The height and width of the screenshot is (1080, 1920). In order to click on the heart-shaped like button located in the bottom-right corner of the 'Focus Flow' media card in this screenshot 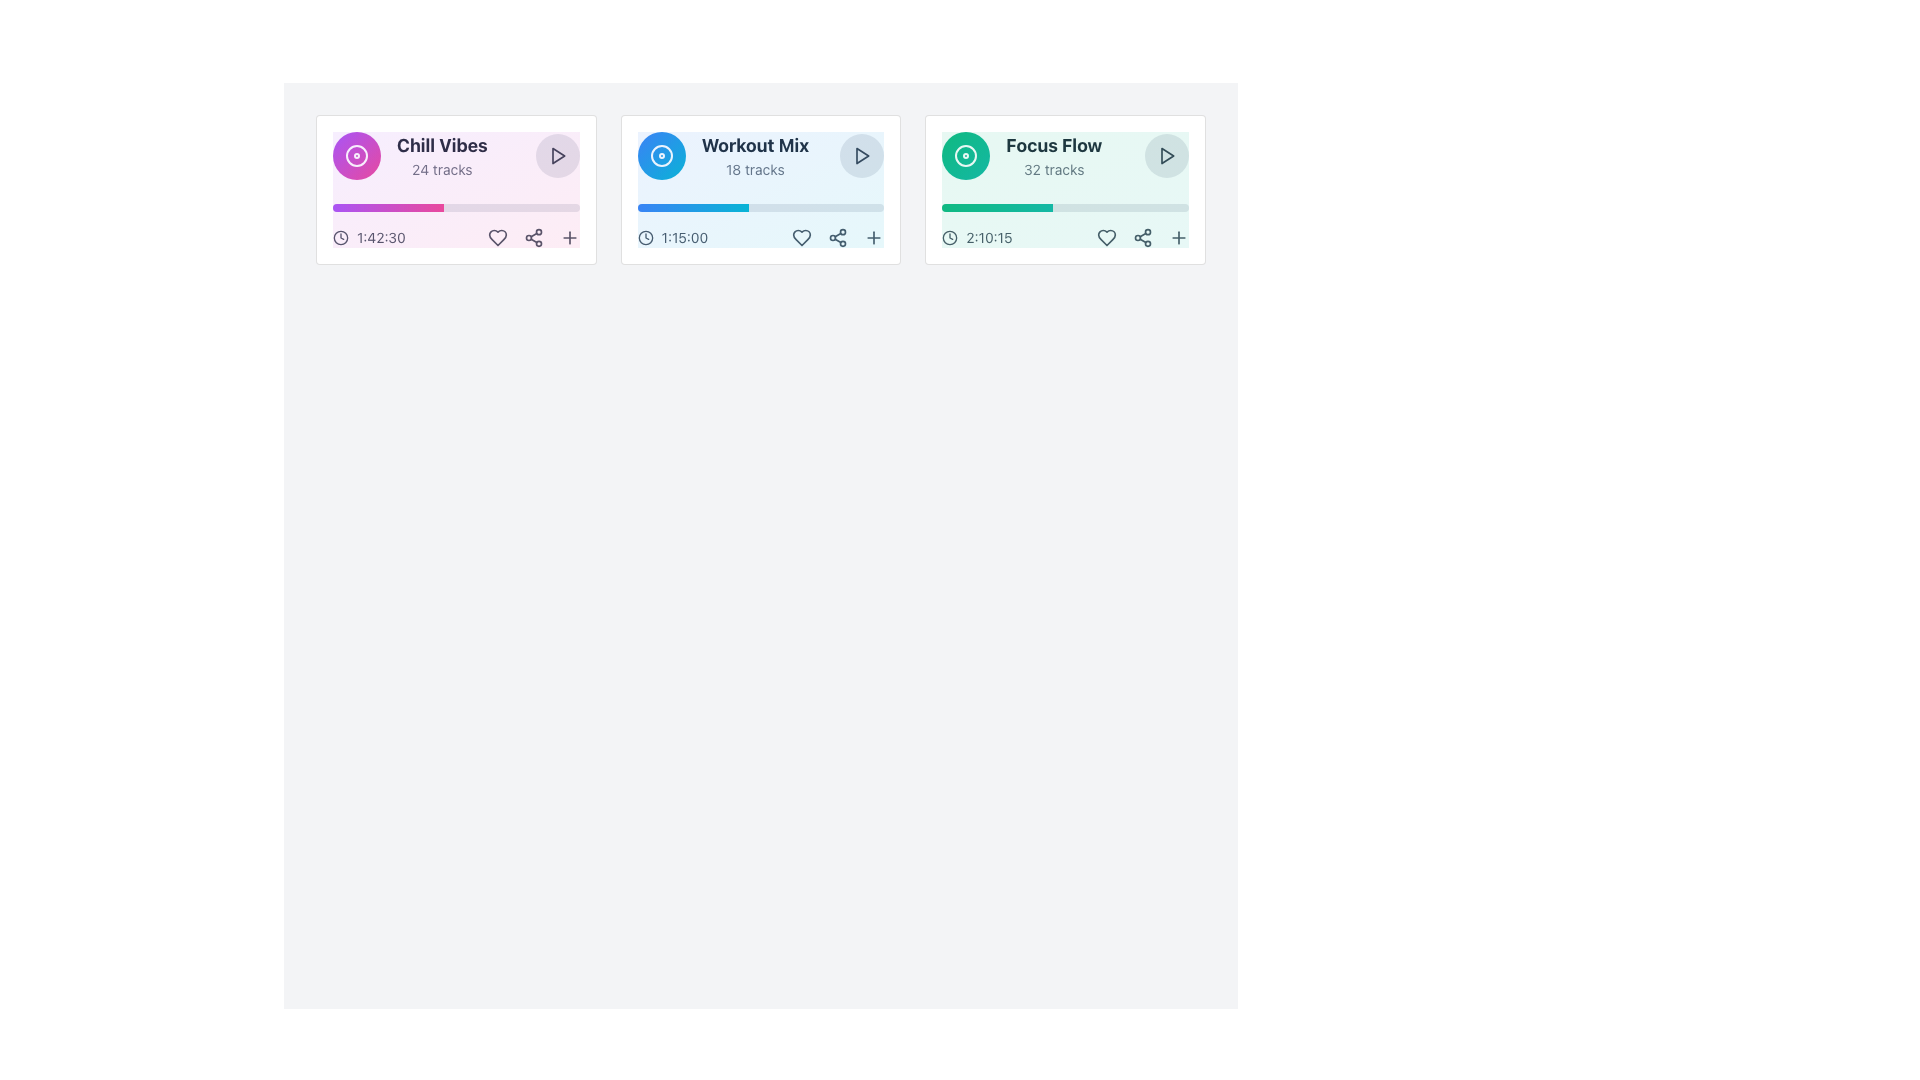, I will do `click(1106, 237)`.